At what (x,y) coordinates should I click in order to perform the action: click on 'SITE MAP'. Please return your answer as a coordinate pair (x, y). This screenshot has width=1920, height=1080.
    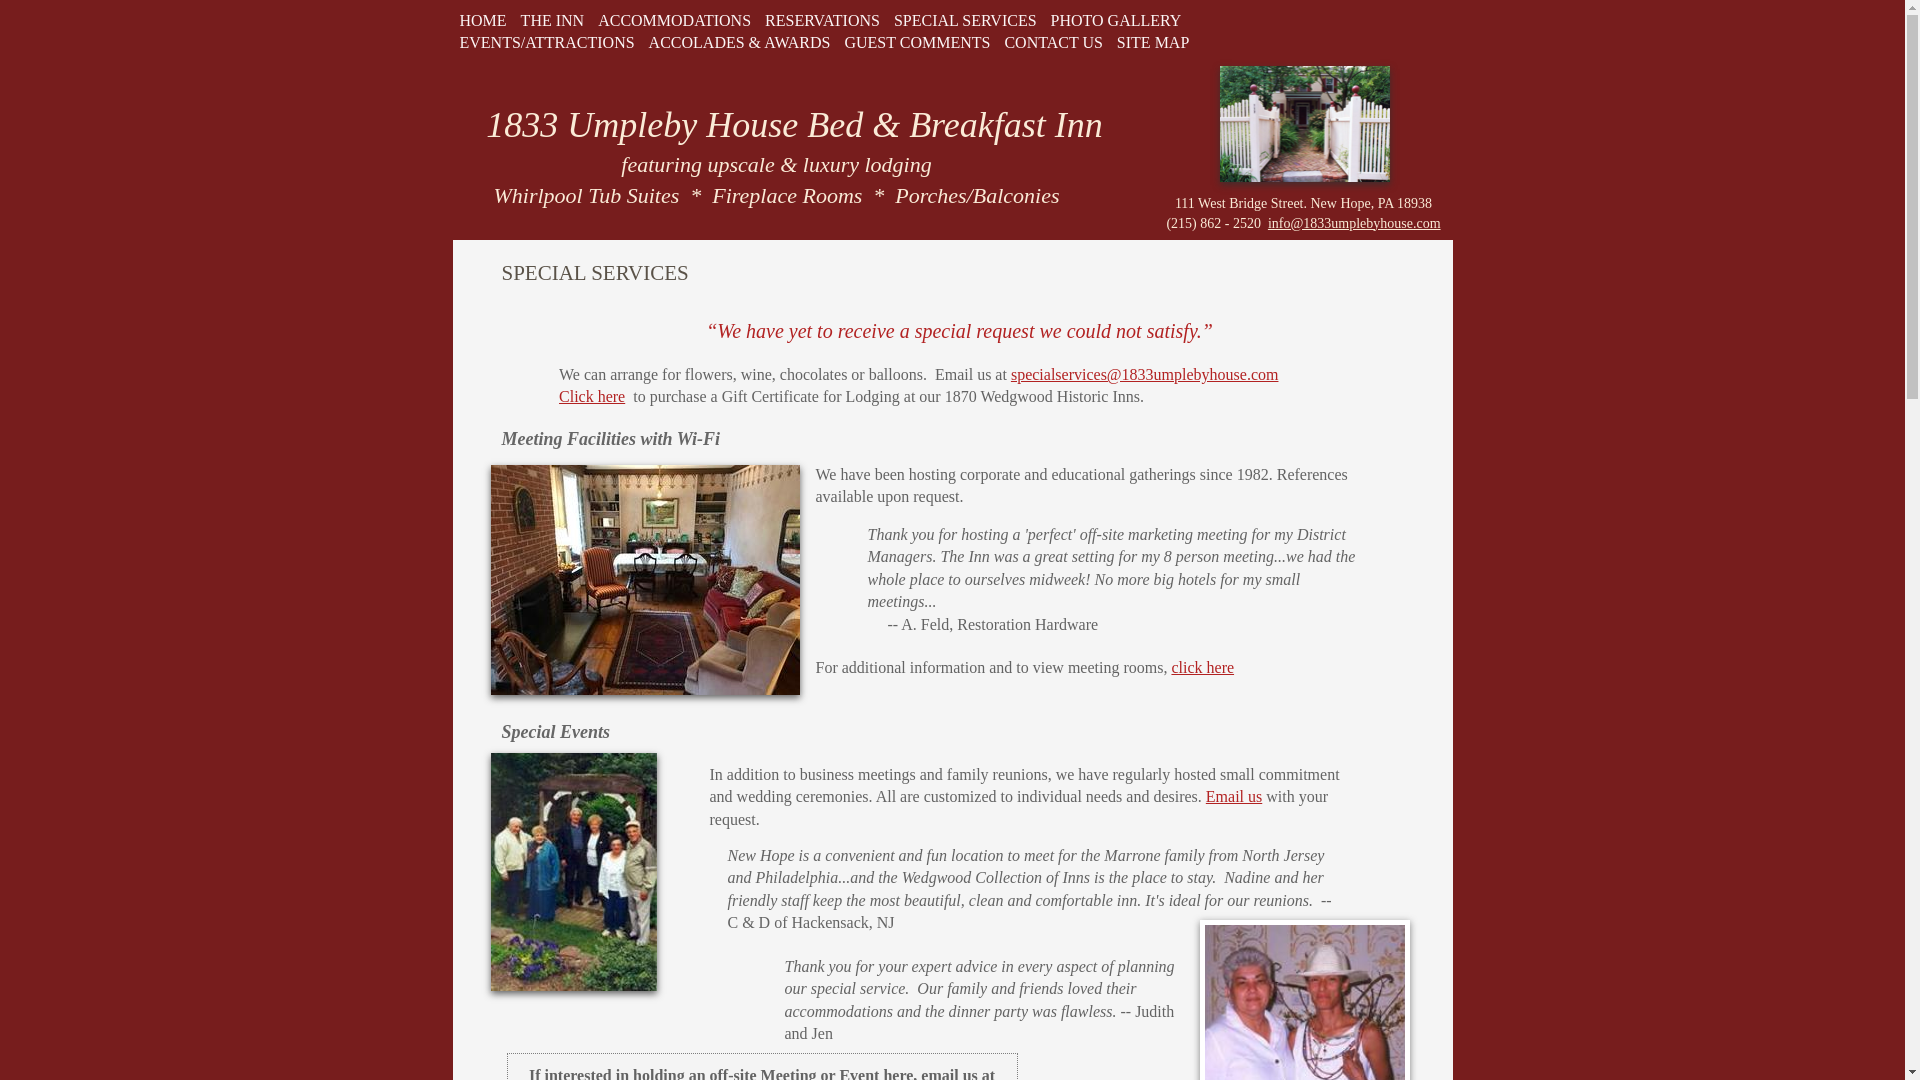
    Looking at the image, I should click on (1108, 42).